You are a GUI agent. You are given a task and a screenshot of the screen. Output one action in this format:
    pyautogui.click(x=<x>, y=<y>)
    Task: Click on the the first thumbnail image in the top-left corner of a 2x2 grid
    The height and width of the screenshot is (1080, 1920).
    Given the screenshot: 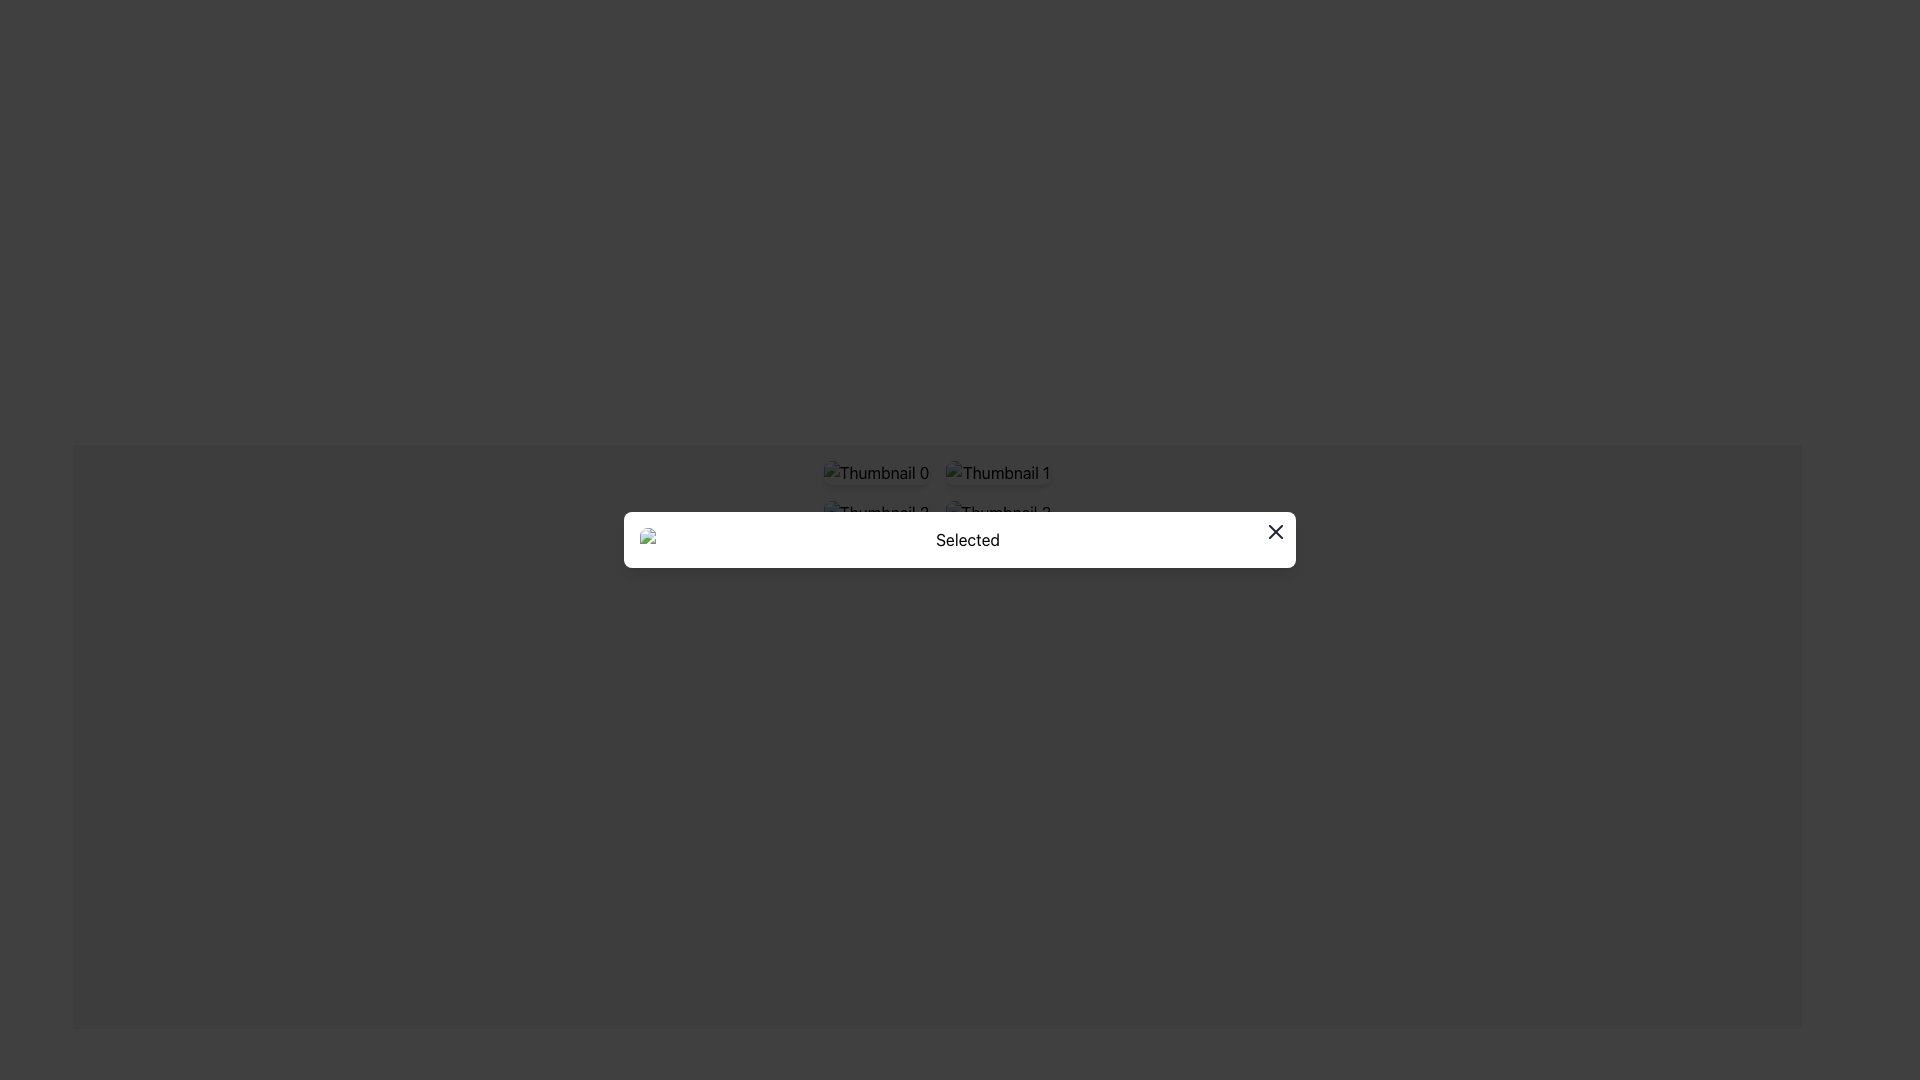 What is the action you would take?
    pyautogui.click(x=876, y=473)
    